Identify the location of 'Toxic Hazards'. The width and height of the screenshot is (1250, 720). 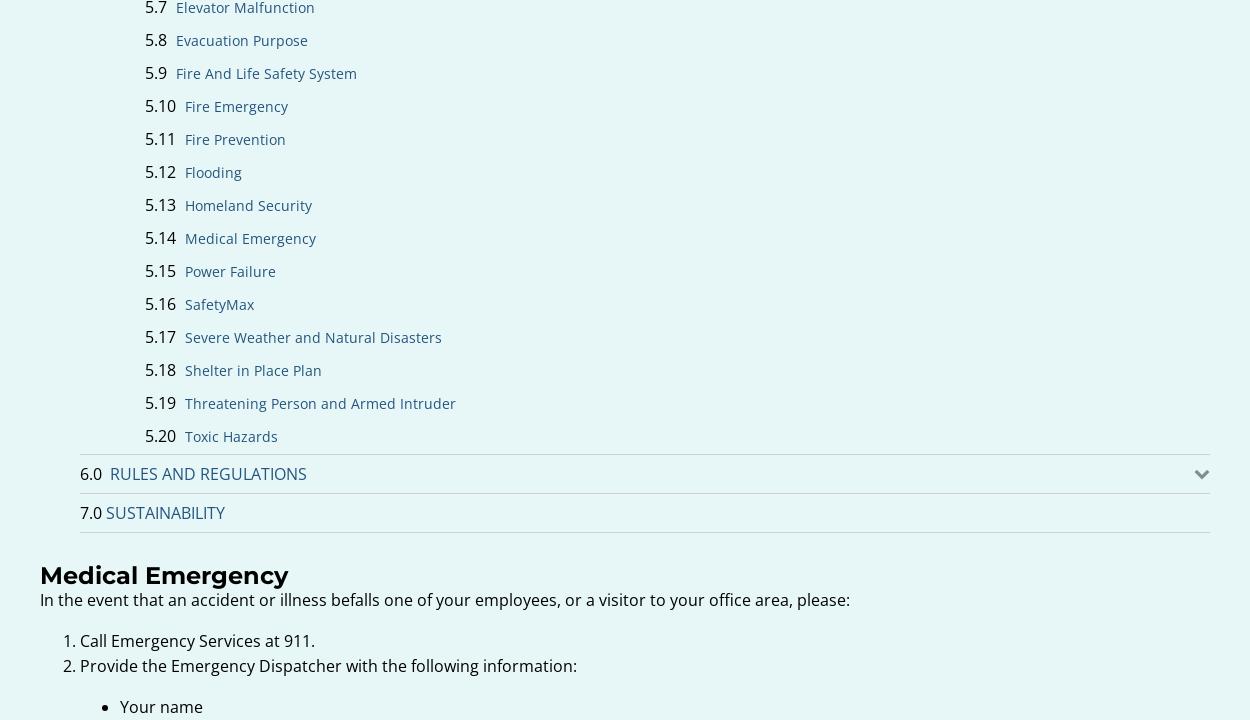
(230, 435).